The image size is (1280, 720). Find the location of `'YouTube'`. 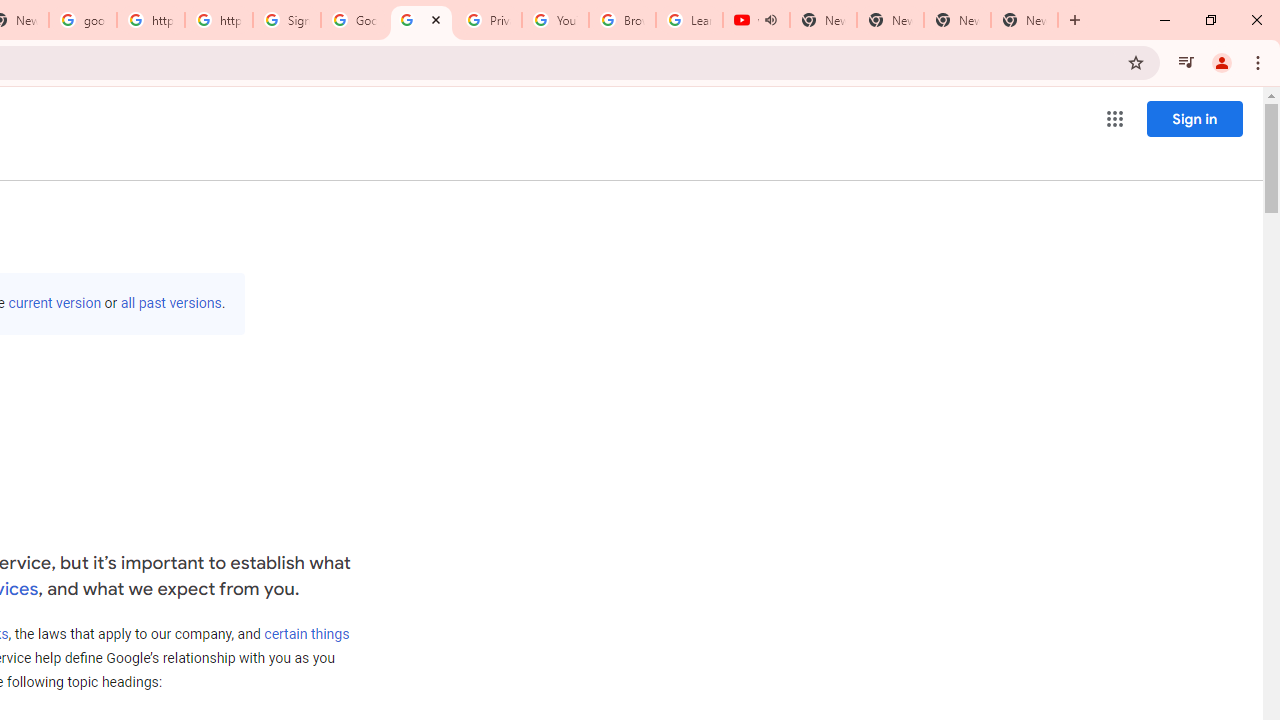

'YouTube' is located at coordinates (555, 20).